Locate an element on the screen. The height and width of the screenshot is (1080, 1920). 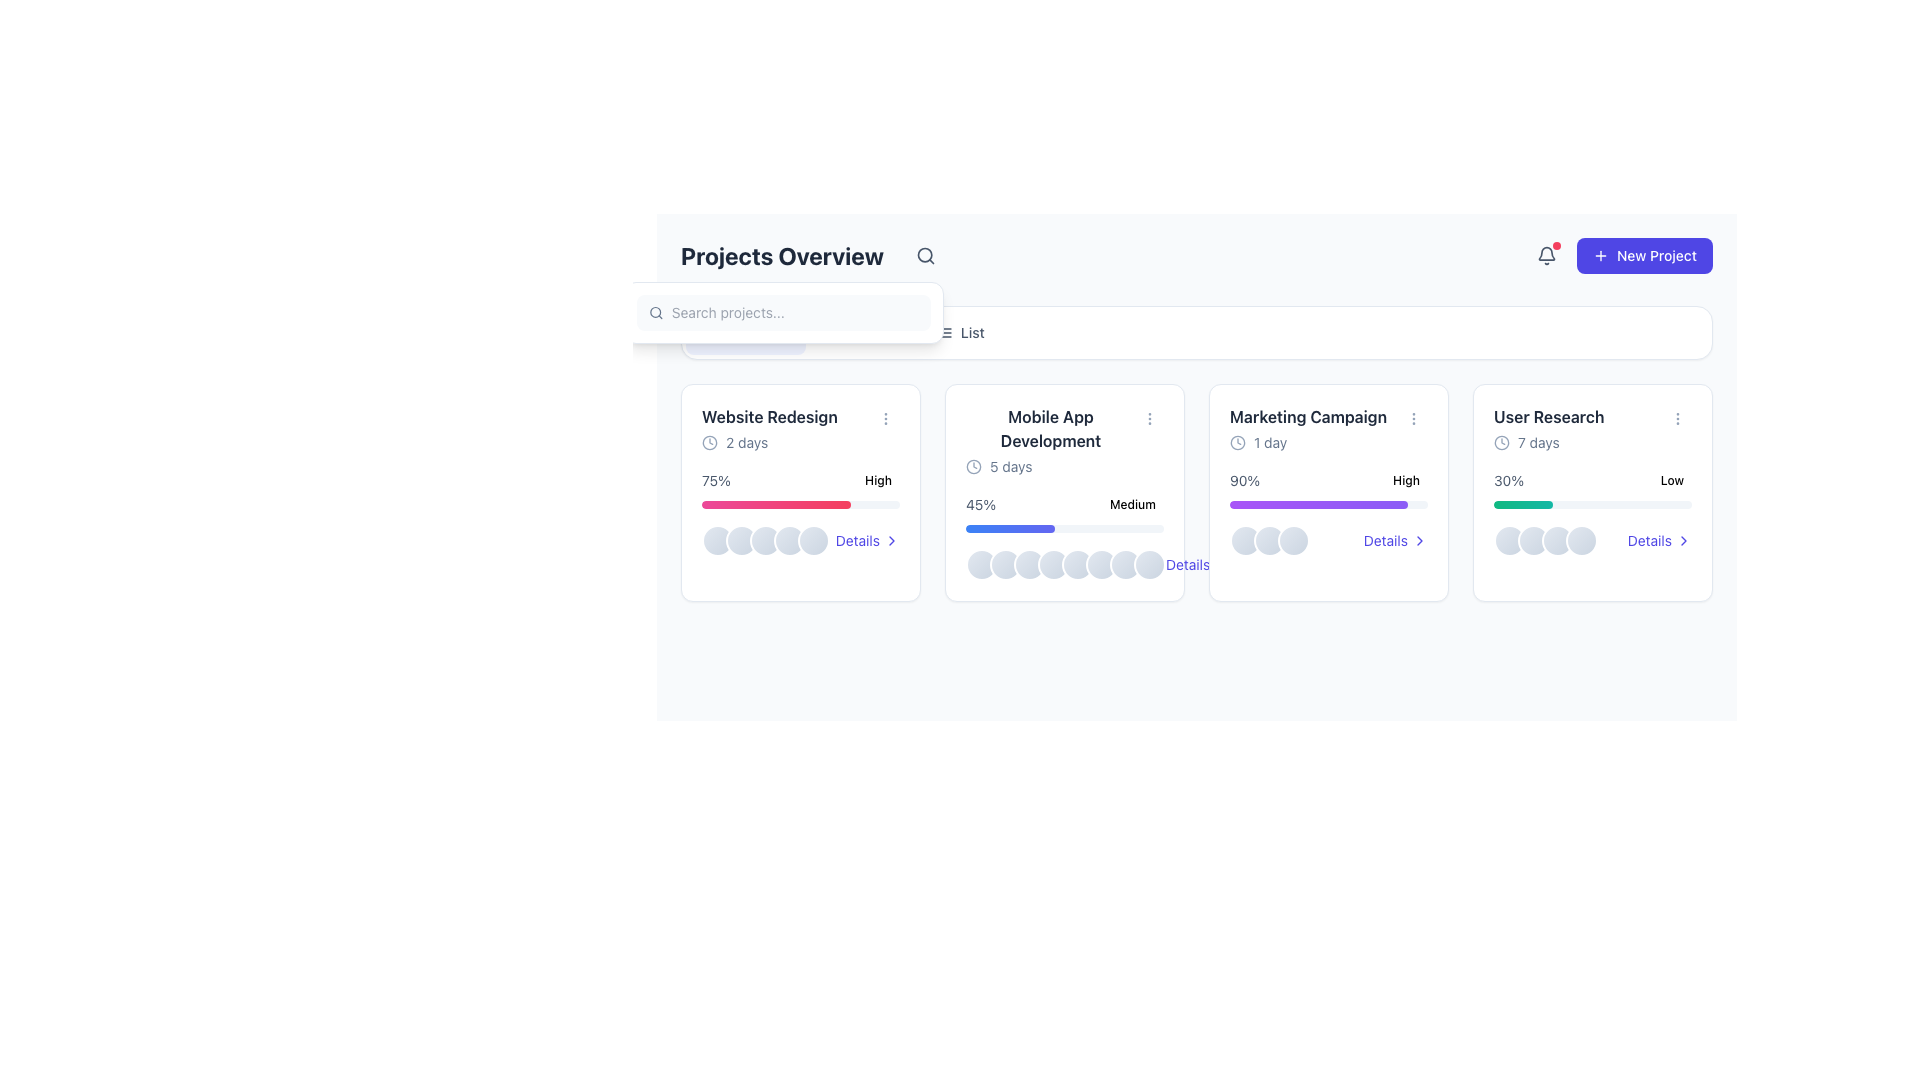
the circular element of the search icon, which represents the lens of the magnifying glass is located at coordinates (655, 312).